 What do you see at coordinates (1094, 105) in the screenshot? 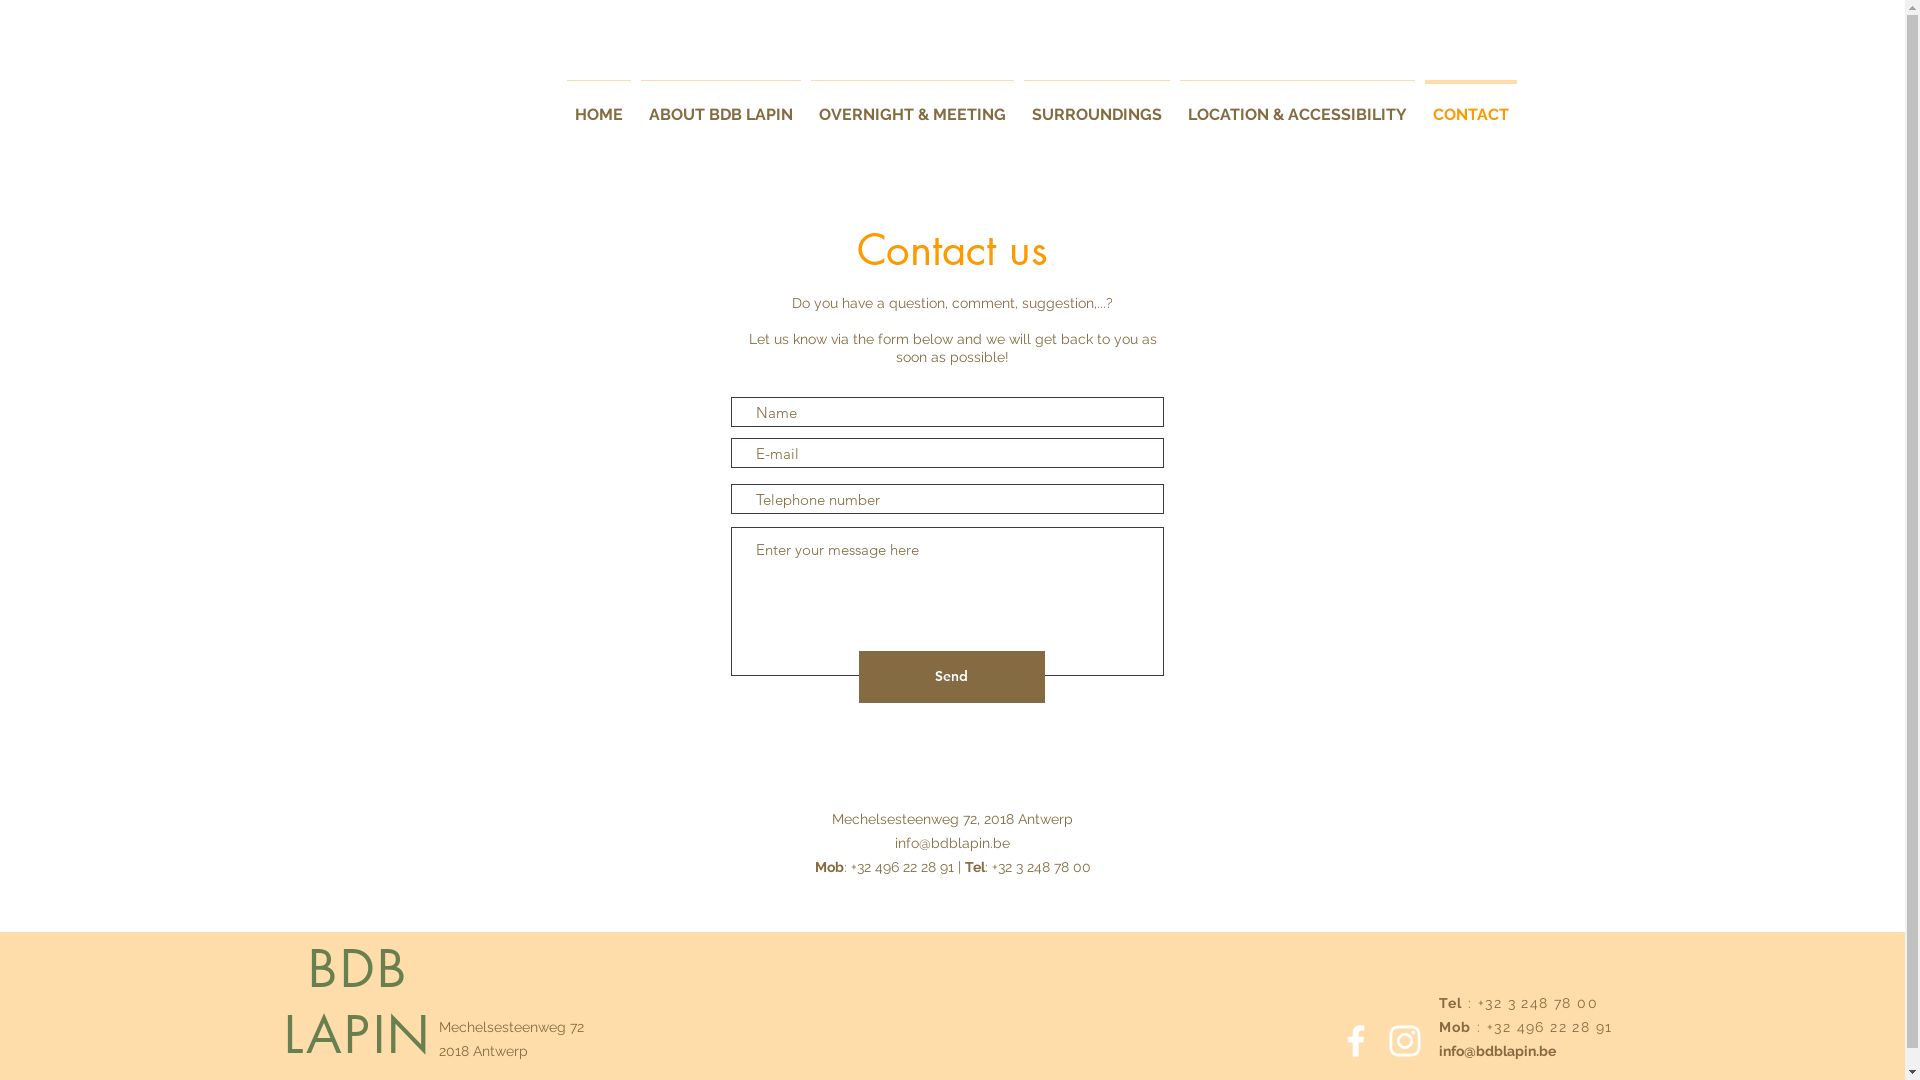
I see `'SURROUNDINGS'` at bounding box center [1094, 105].